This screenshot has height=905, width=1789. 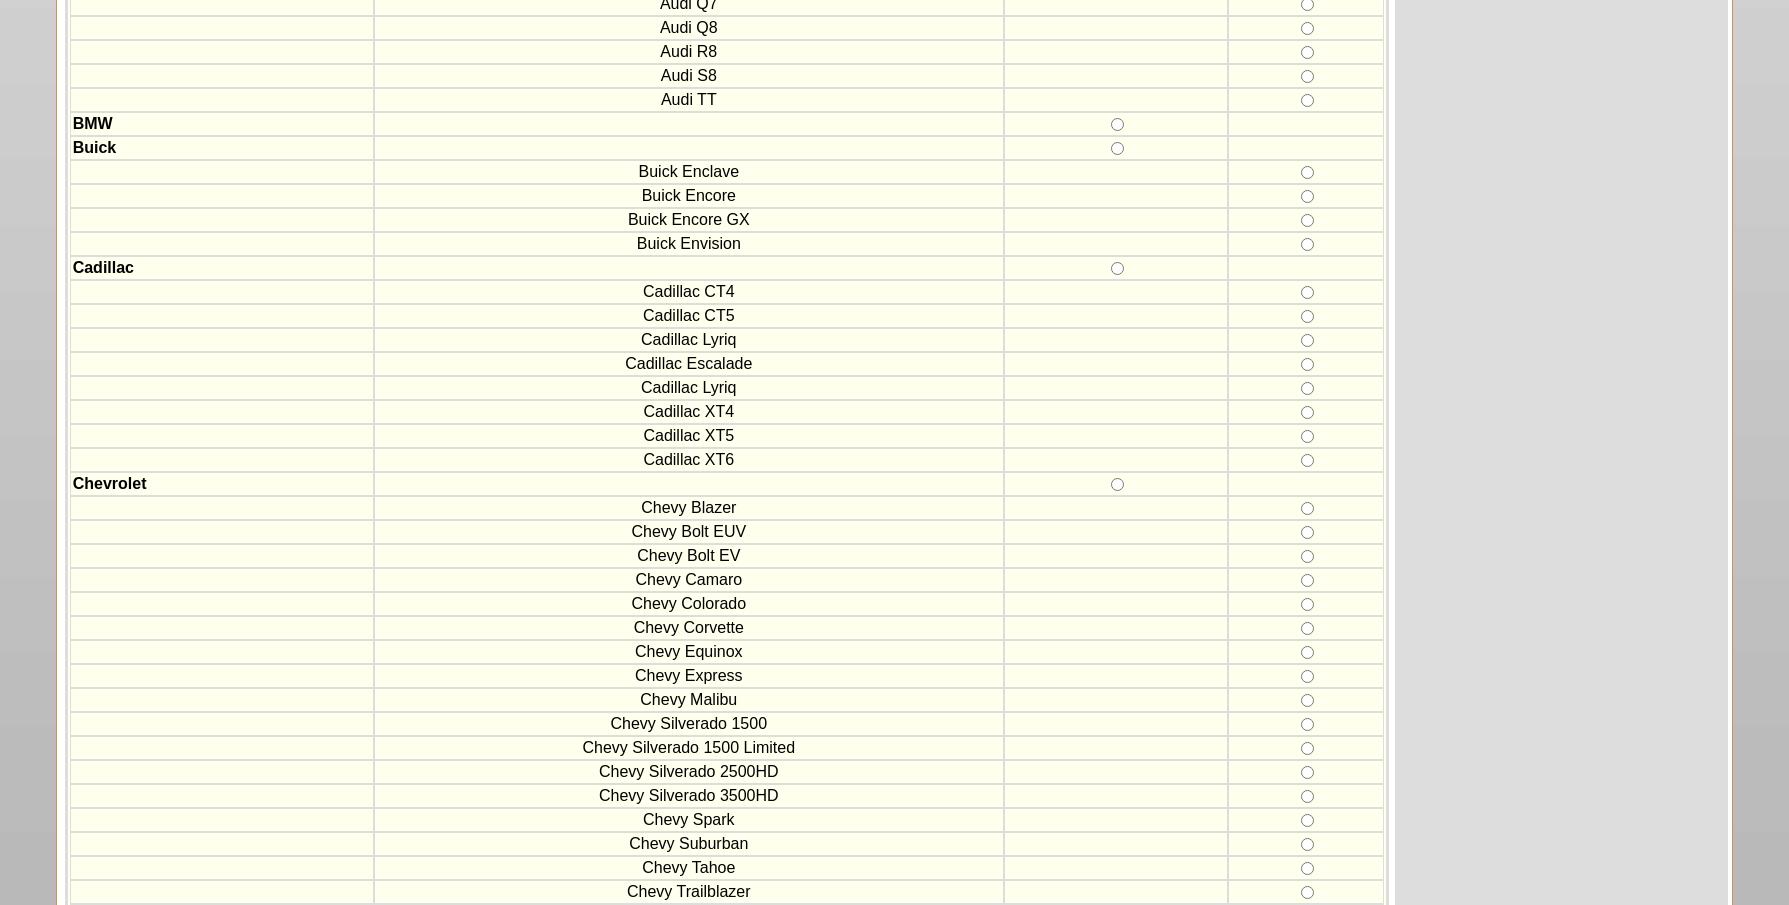 I want to click on 'Chevy Camaro', so click(x=688, y=579).